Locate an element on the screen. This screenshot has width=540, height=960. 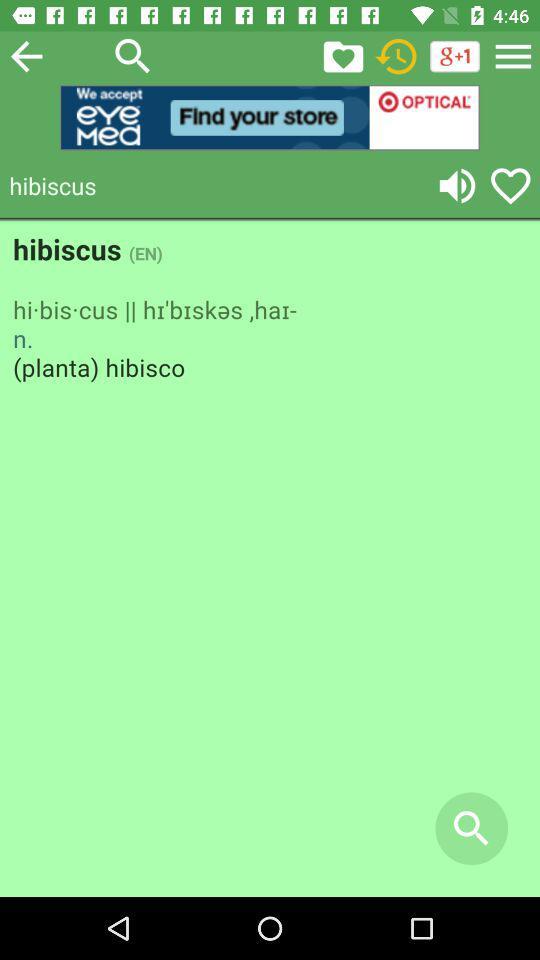
the history icon is located at coordinates (396, 55).